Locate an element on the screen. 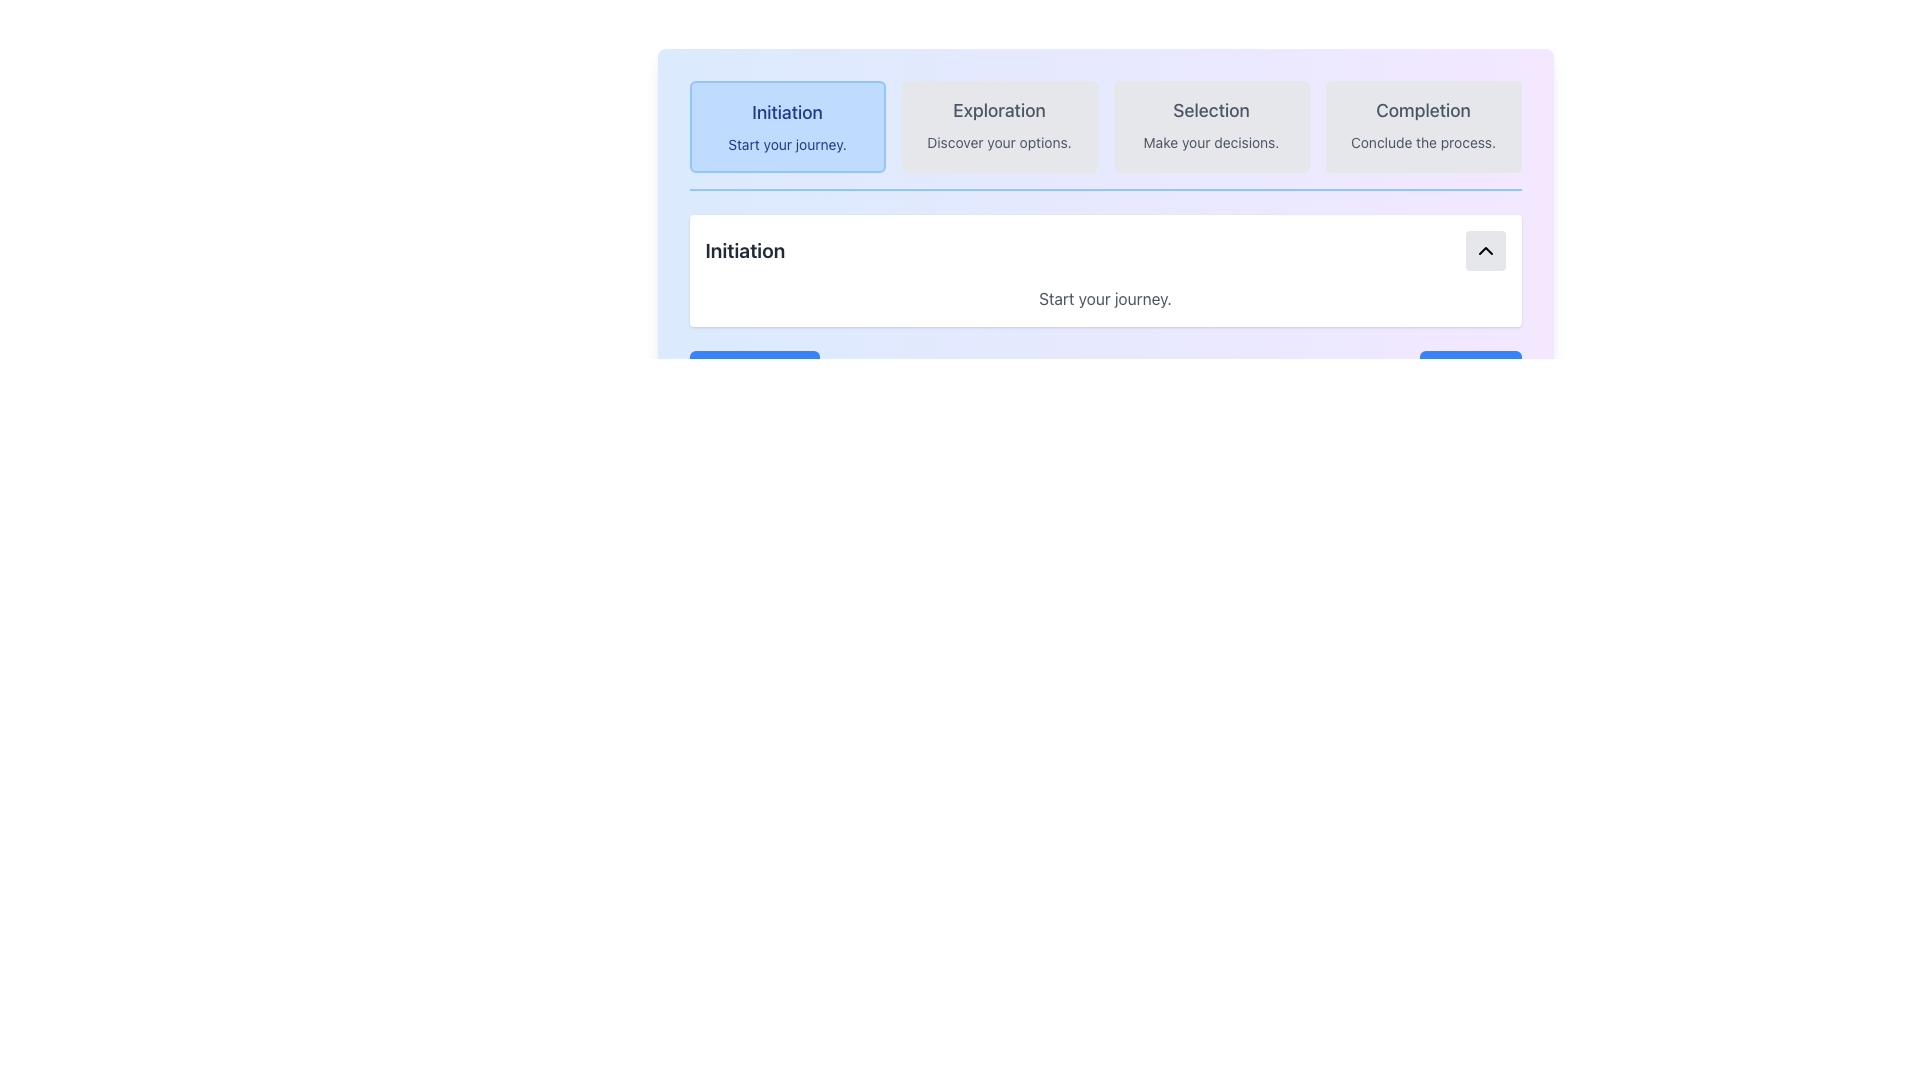 Image resolution: width=1920 pixels, height=1080 pixels. the descriptive text block in the 'Initiation' section, which provides contextual information or a call-to-action is located at coordinates (1104, 299).